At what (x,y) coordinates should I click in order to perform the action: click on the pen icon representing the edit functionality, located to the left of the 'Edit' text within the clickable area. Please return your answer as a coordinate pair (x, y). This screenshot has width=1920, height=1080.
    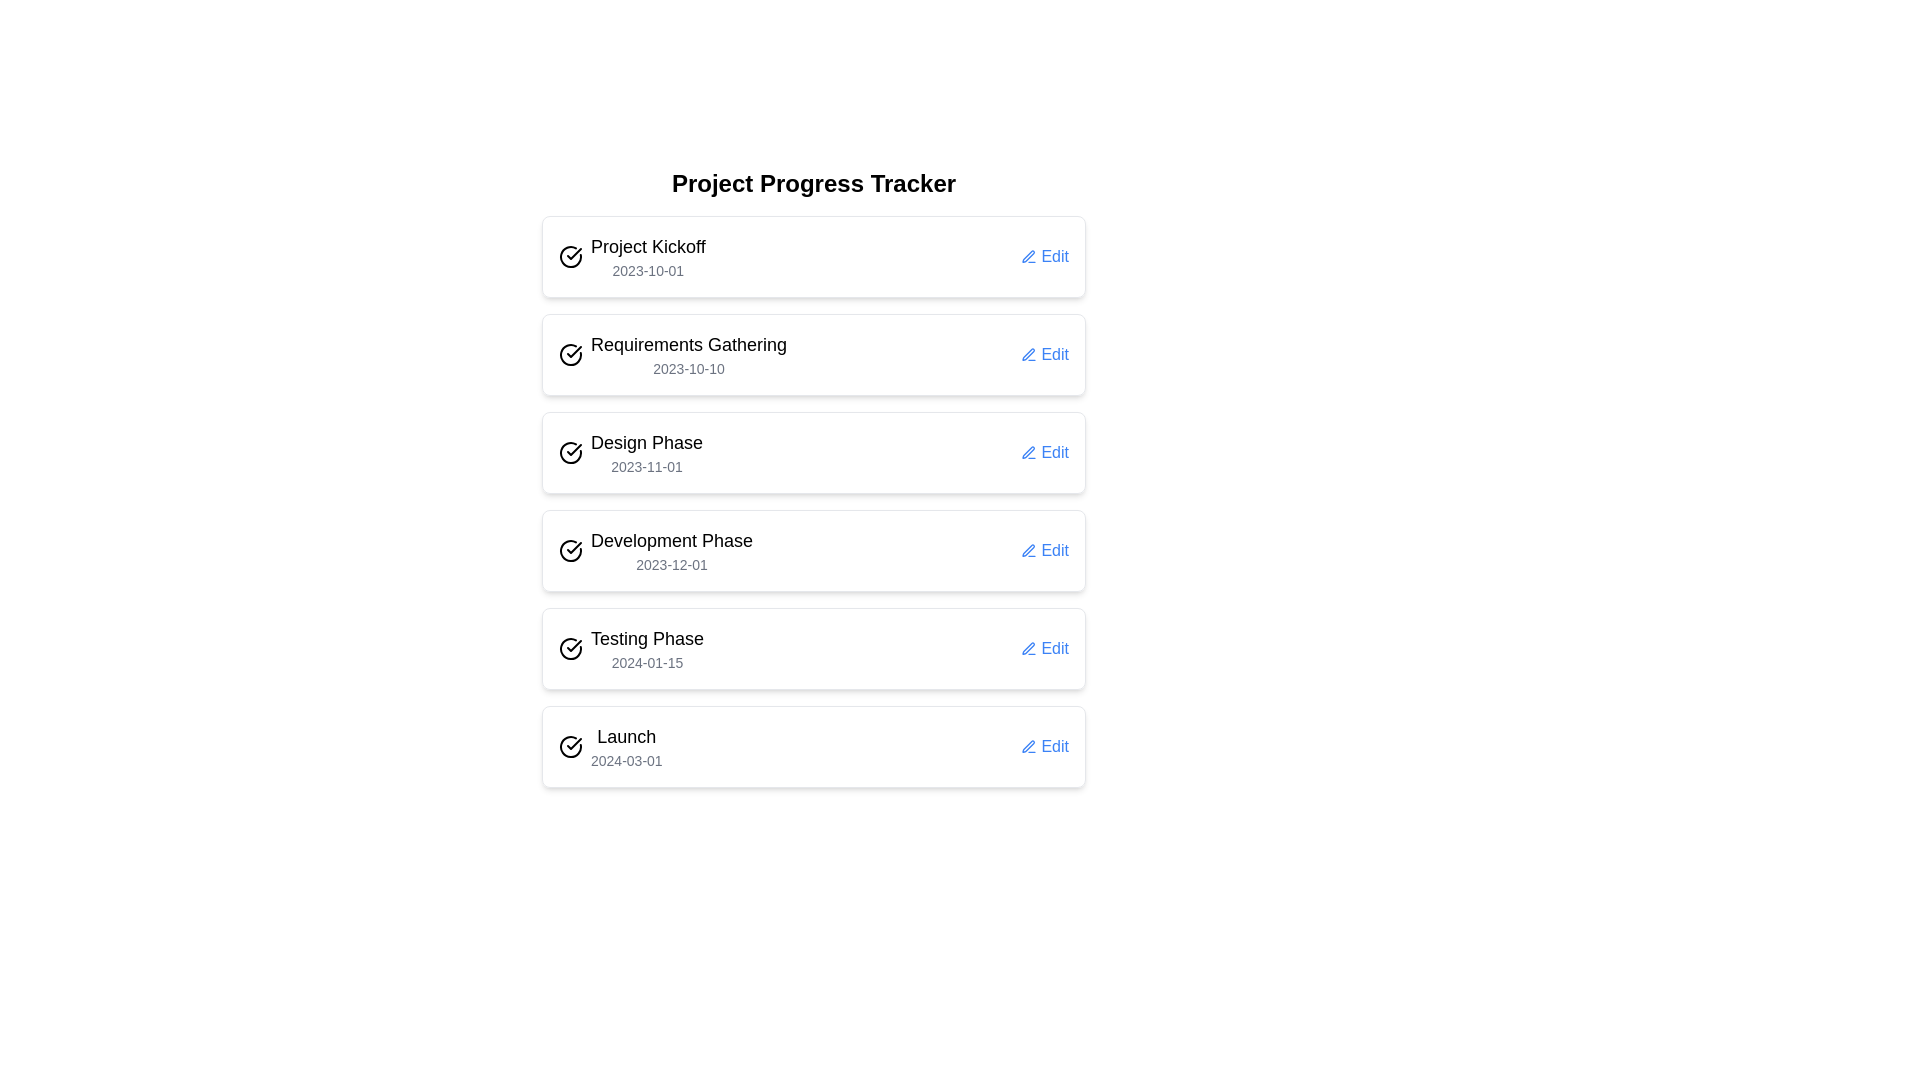
    Looking at the image, I should click on (1029, 551).